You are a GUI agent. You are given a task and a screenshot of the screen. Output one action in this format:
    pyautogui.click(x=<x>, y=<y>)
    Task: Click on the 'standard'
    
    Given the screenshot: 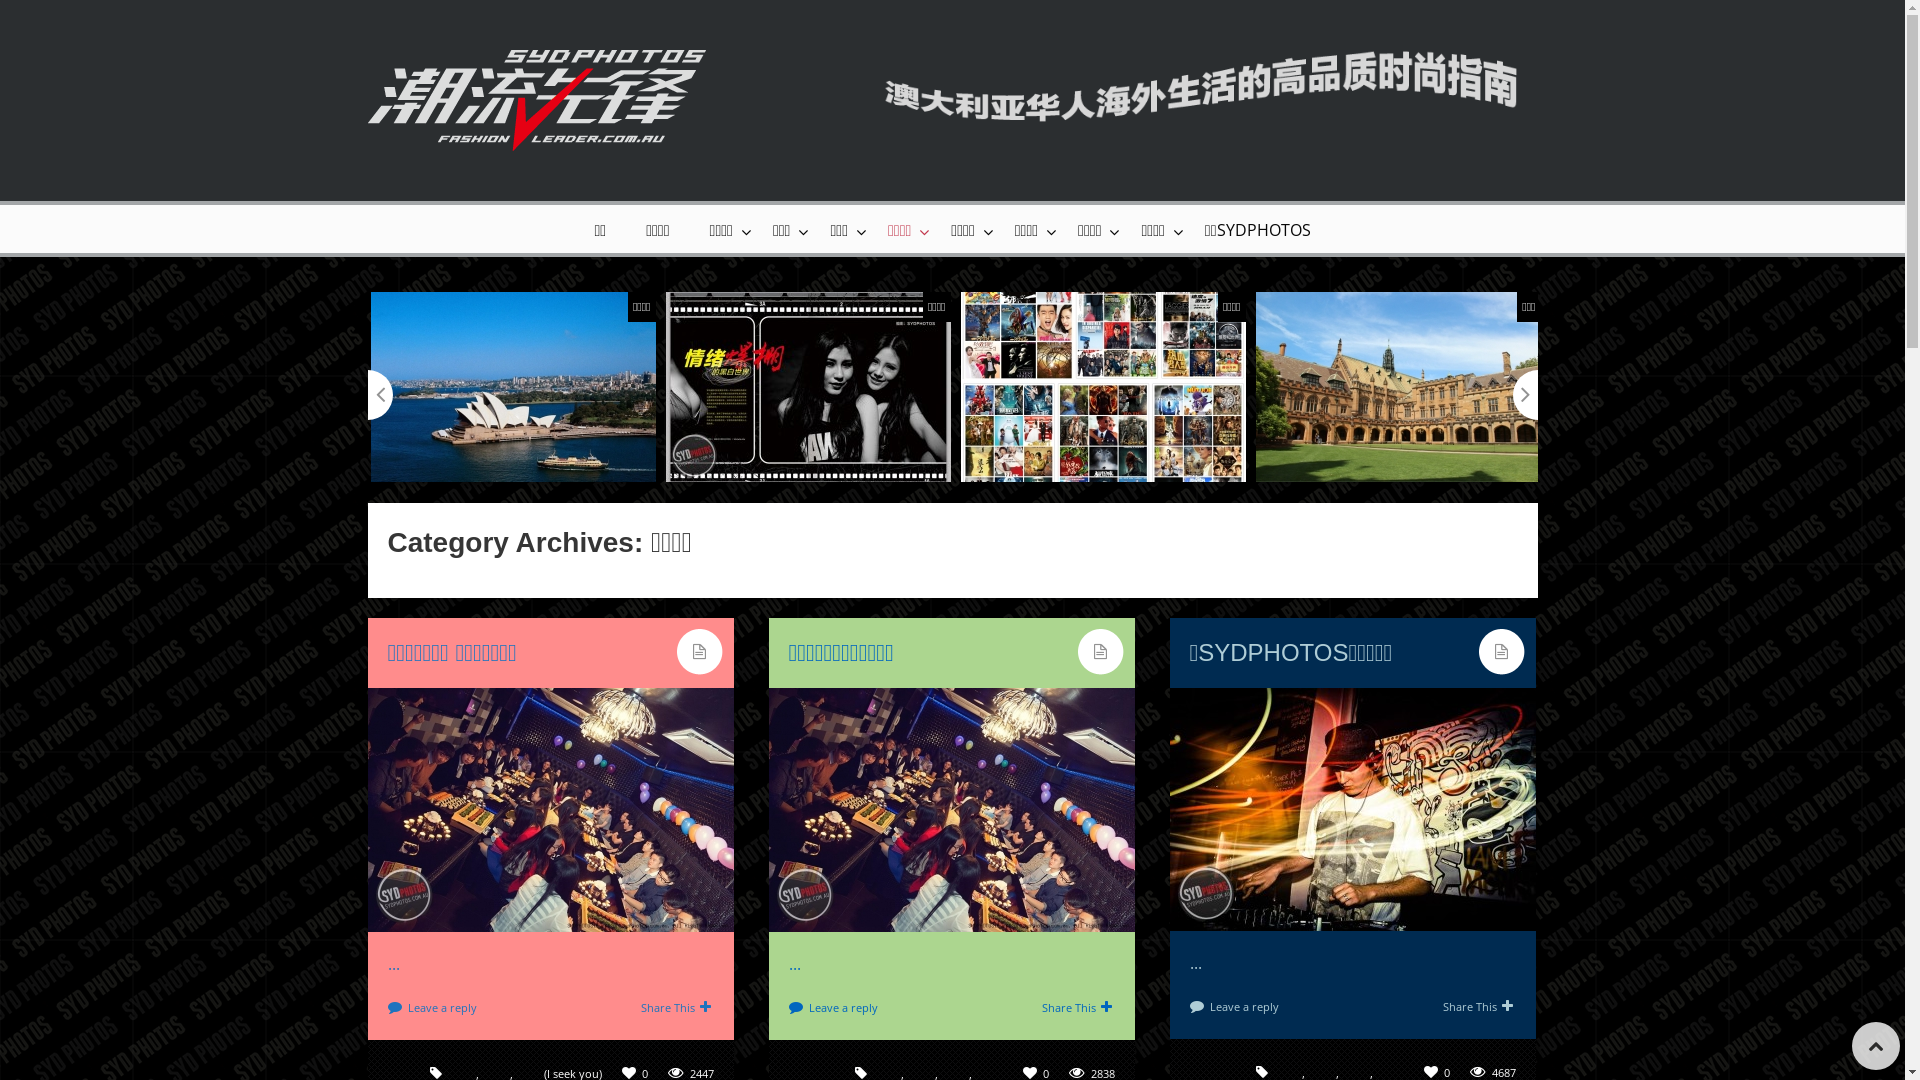 What is the action you would take?
    pyautogui.click(x=1502, y=651)
    